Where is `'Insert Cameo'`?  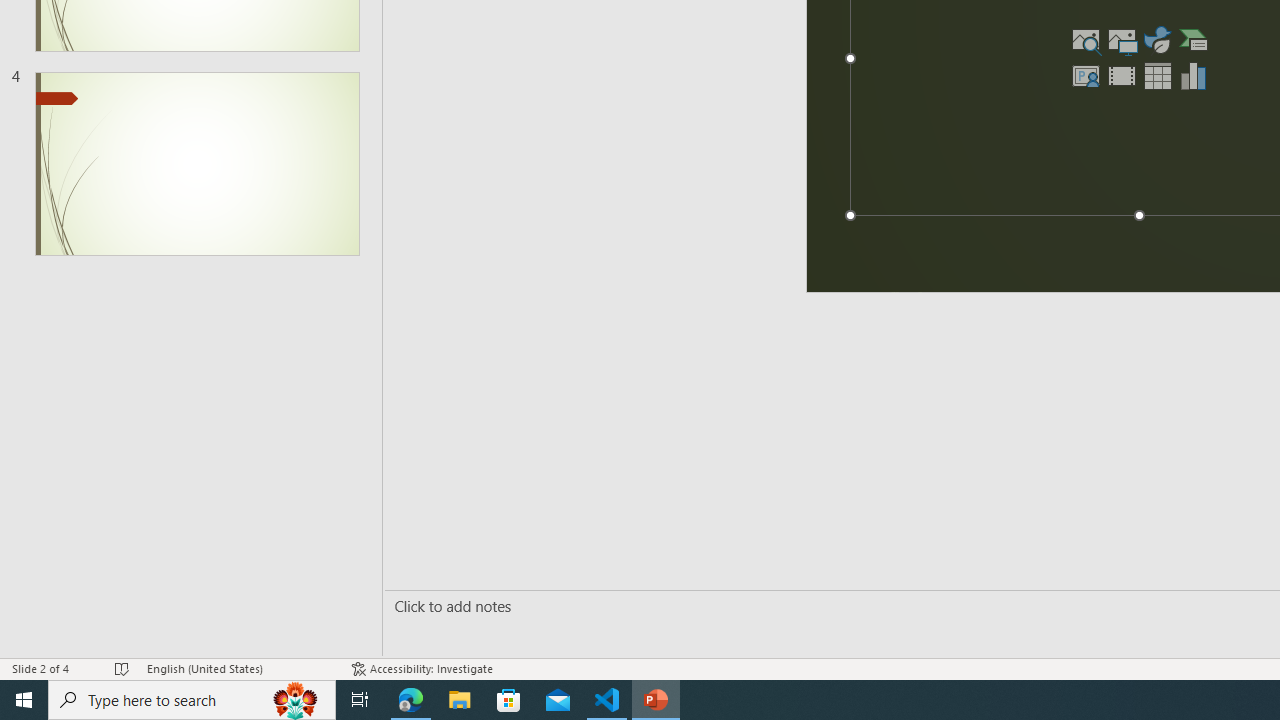 'Insert Cameo' is located at coordinates (1085, 74).